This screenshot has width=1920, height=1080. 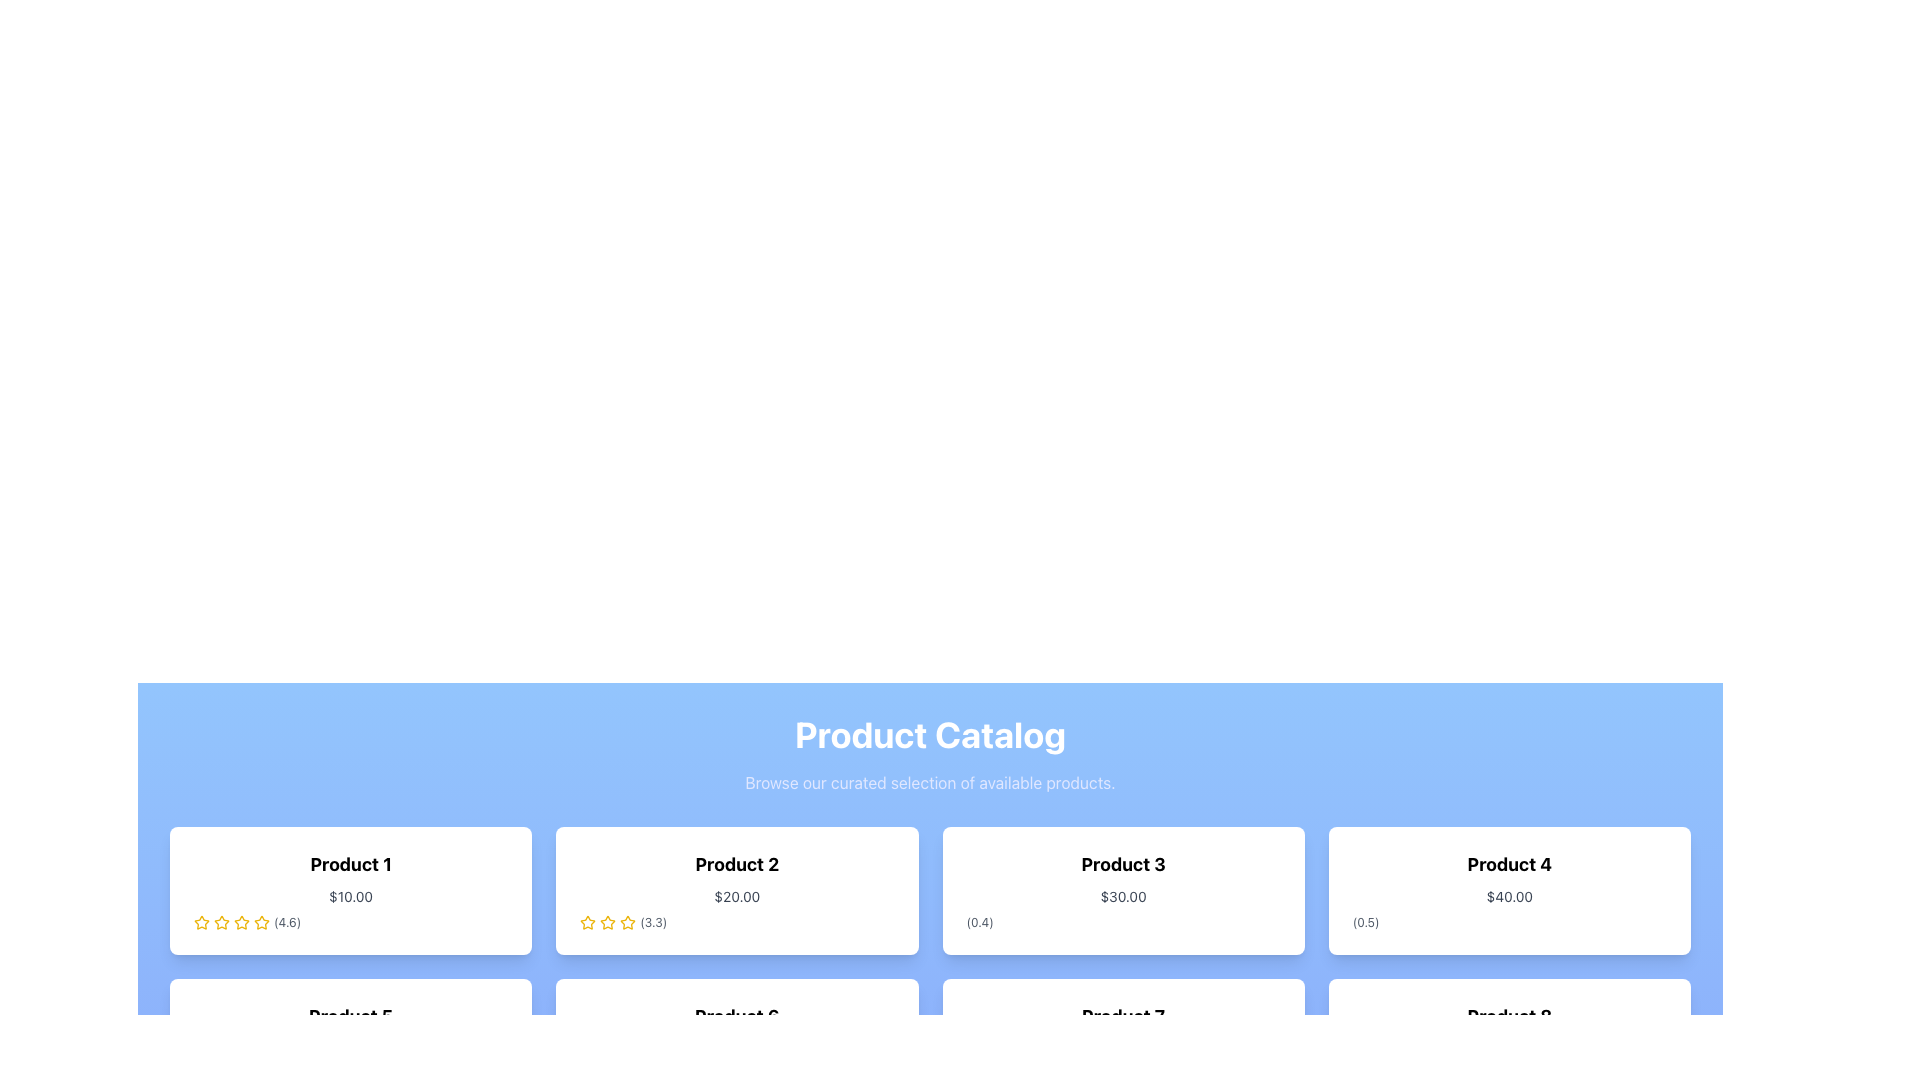 What do you see at coordinates (240, 922) in the screenshot?
I see `the fifth star icon` at bounding box center [240, 922].